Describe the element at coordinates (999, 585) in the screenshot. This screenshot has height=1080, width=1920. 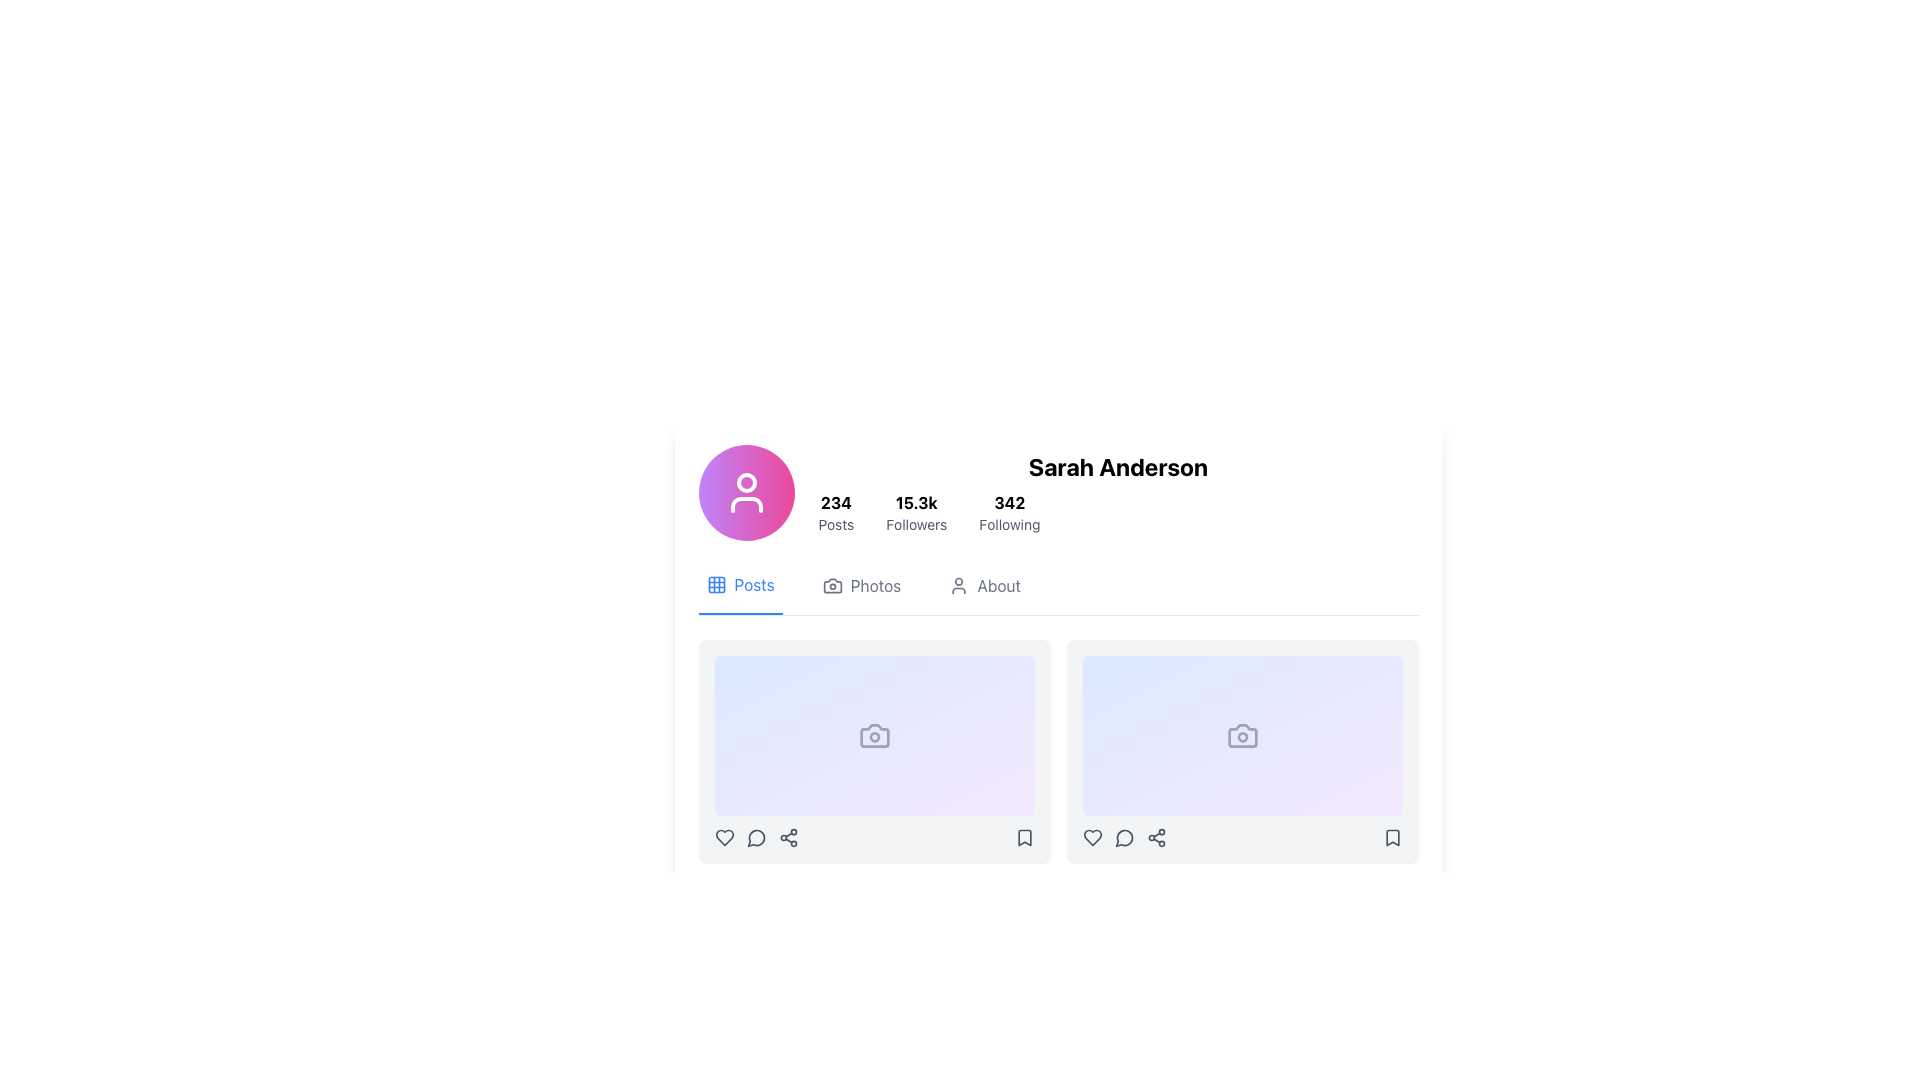
I see `the 'About' text label located in the navigation links below the user profile header, which is the fourth item in the row next to a user icon` at that location.